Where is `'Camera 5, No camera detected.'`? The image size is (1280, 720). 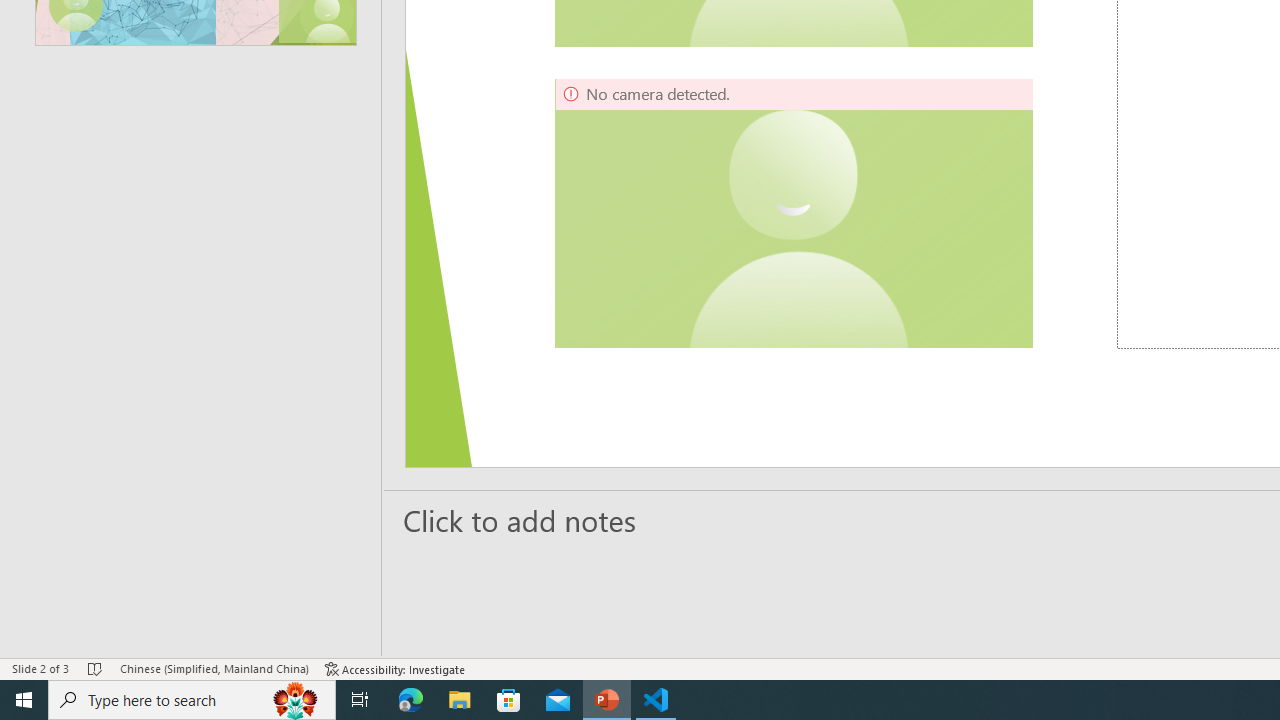 'Camera 5, No camera detected.' is located at coordinates (793, 213).